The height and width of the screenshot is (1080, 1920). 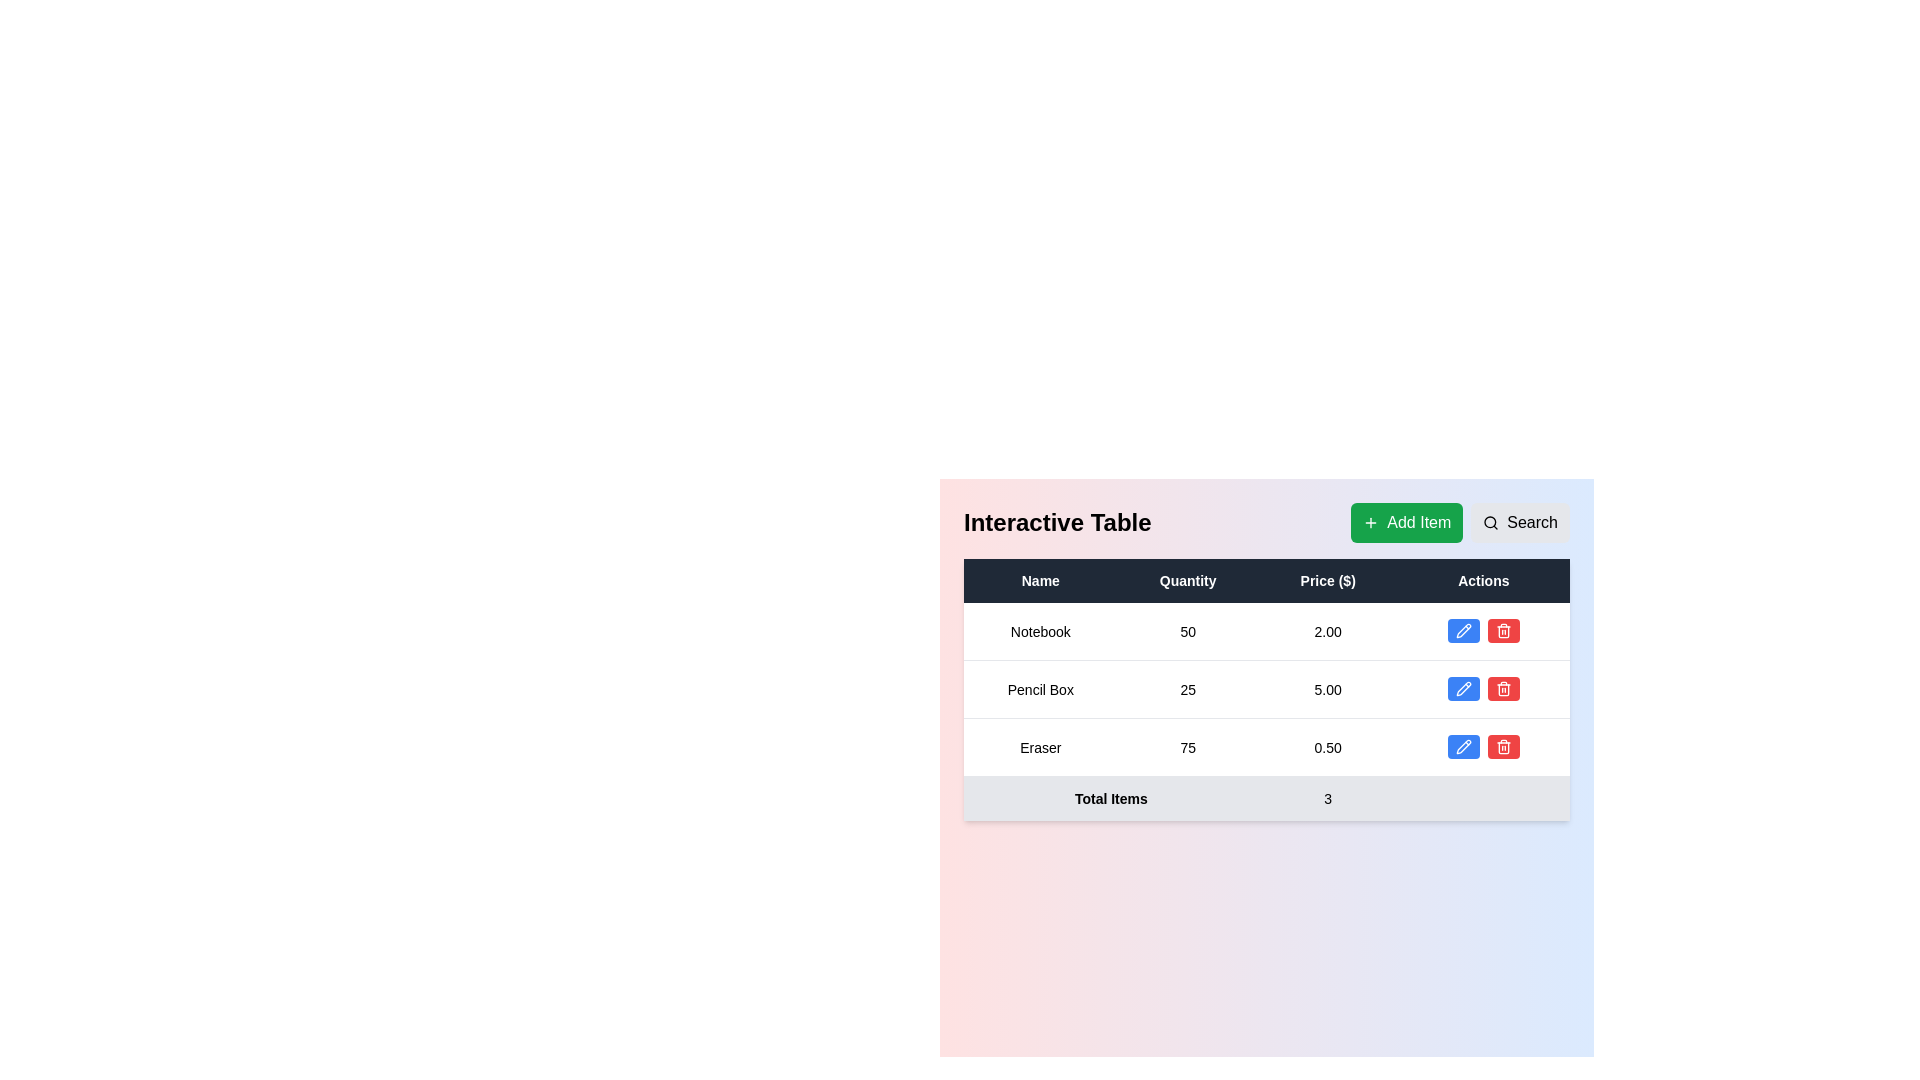 I want to click on the edit icon located in the 'Actions' column of the second row in the table to initiate editing for the 'Pencil Box' item, so click(x=1463, y=688).